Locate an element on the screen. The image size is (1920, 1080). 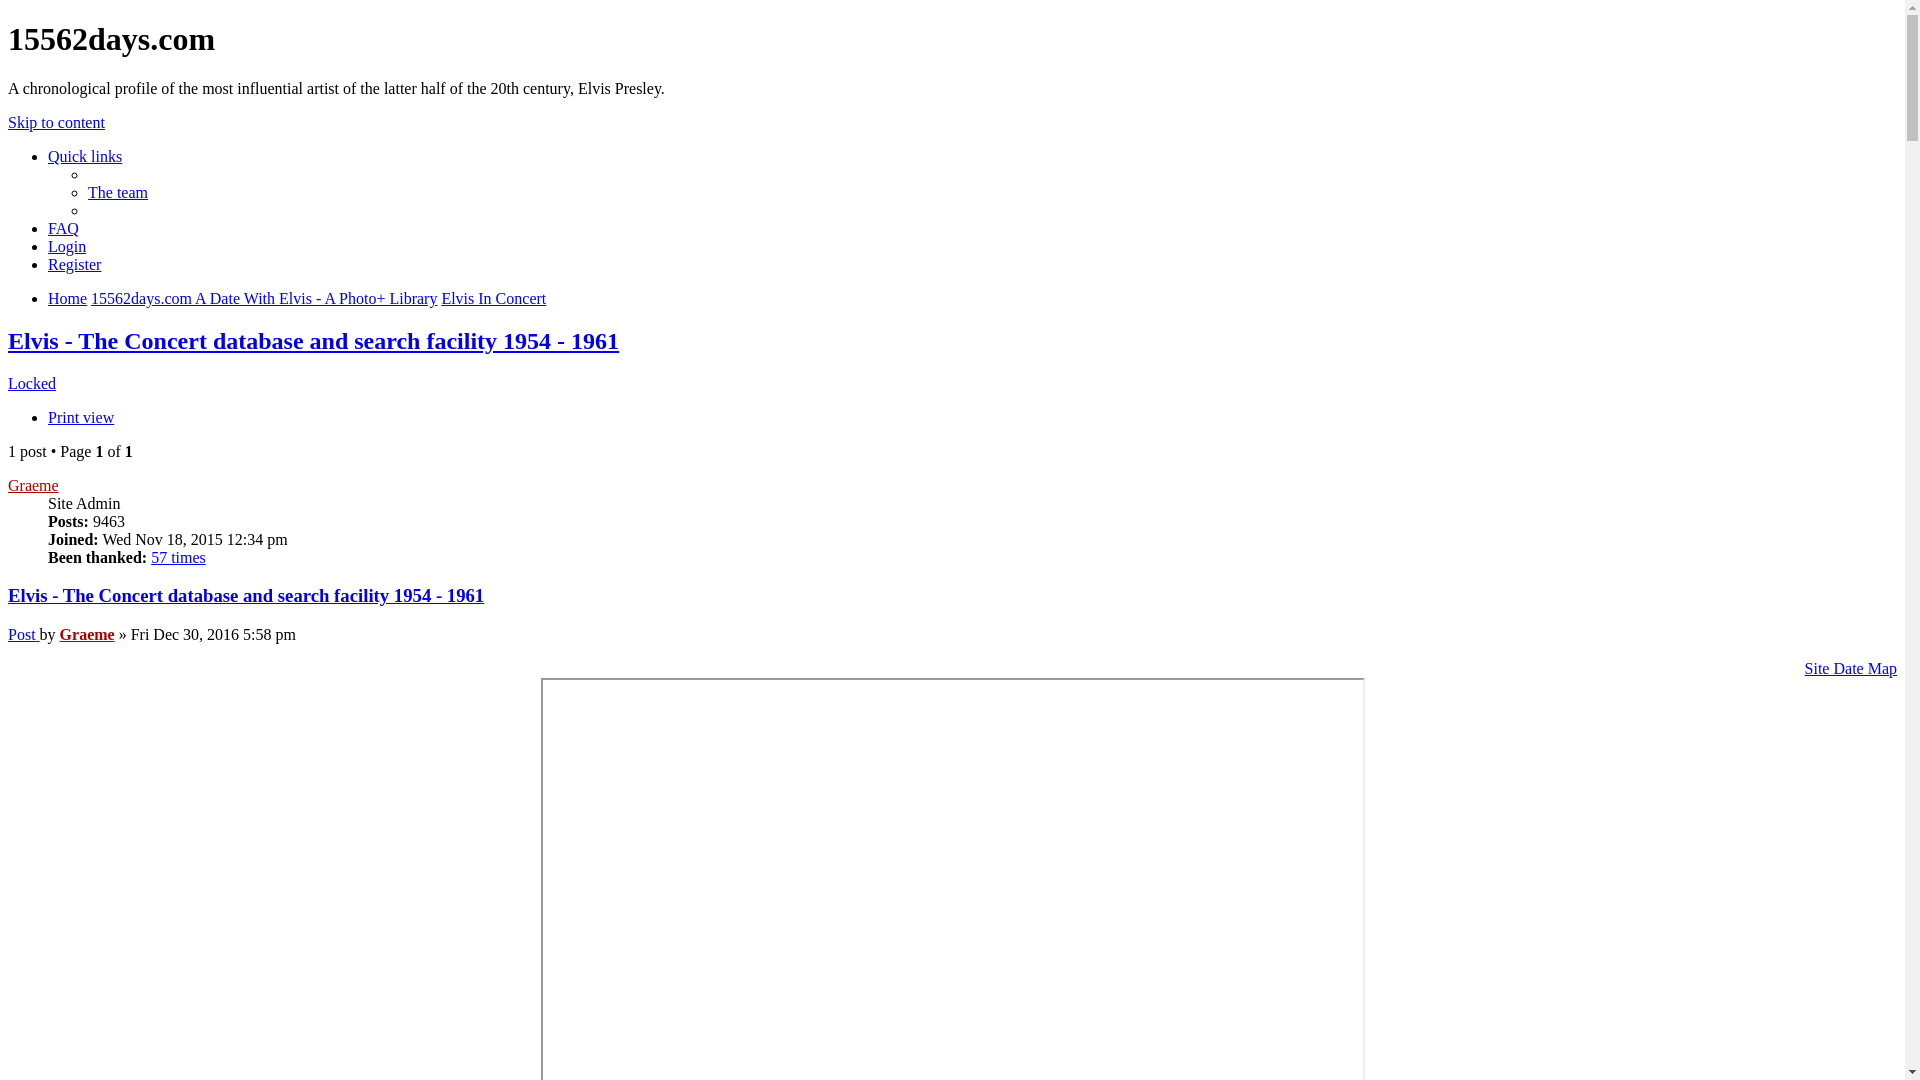
'Skip to content' is located at coordinates (56, 122).